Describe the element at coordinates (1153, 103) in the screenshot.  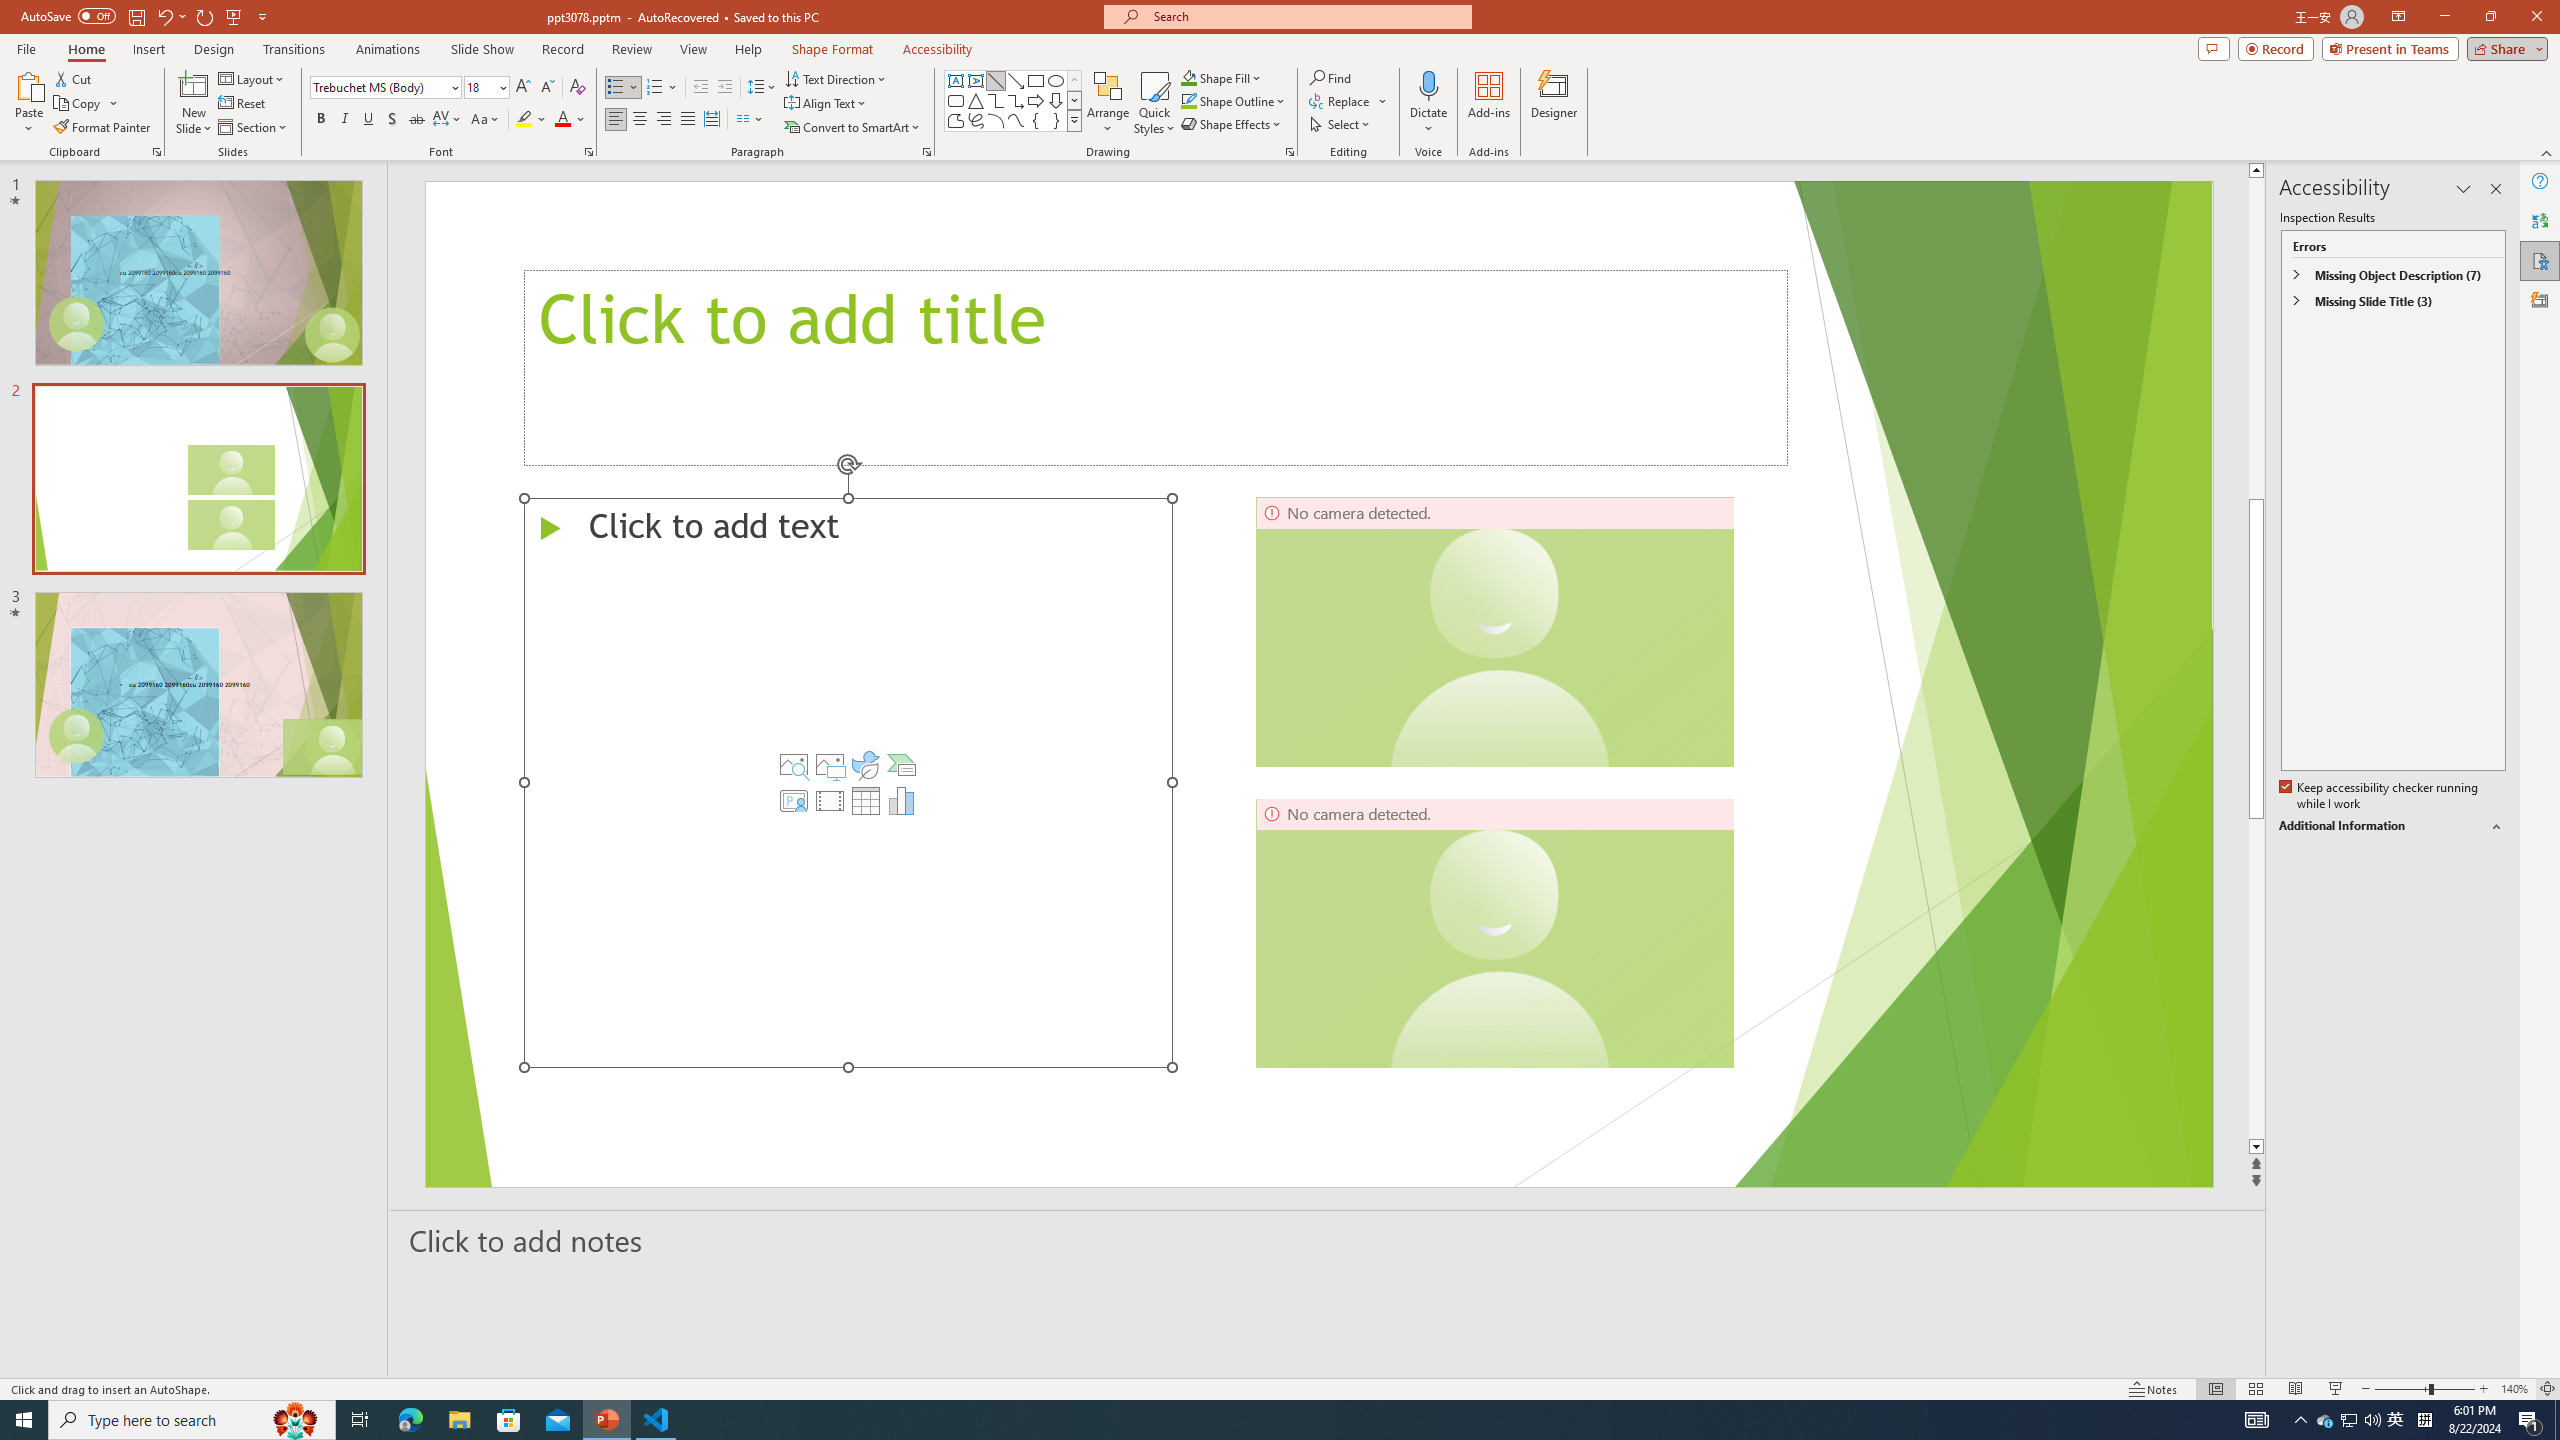
I see `'Quick Styles'` at that location.